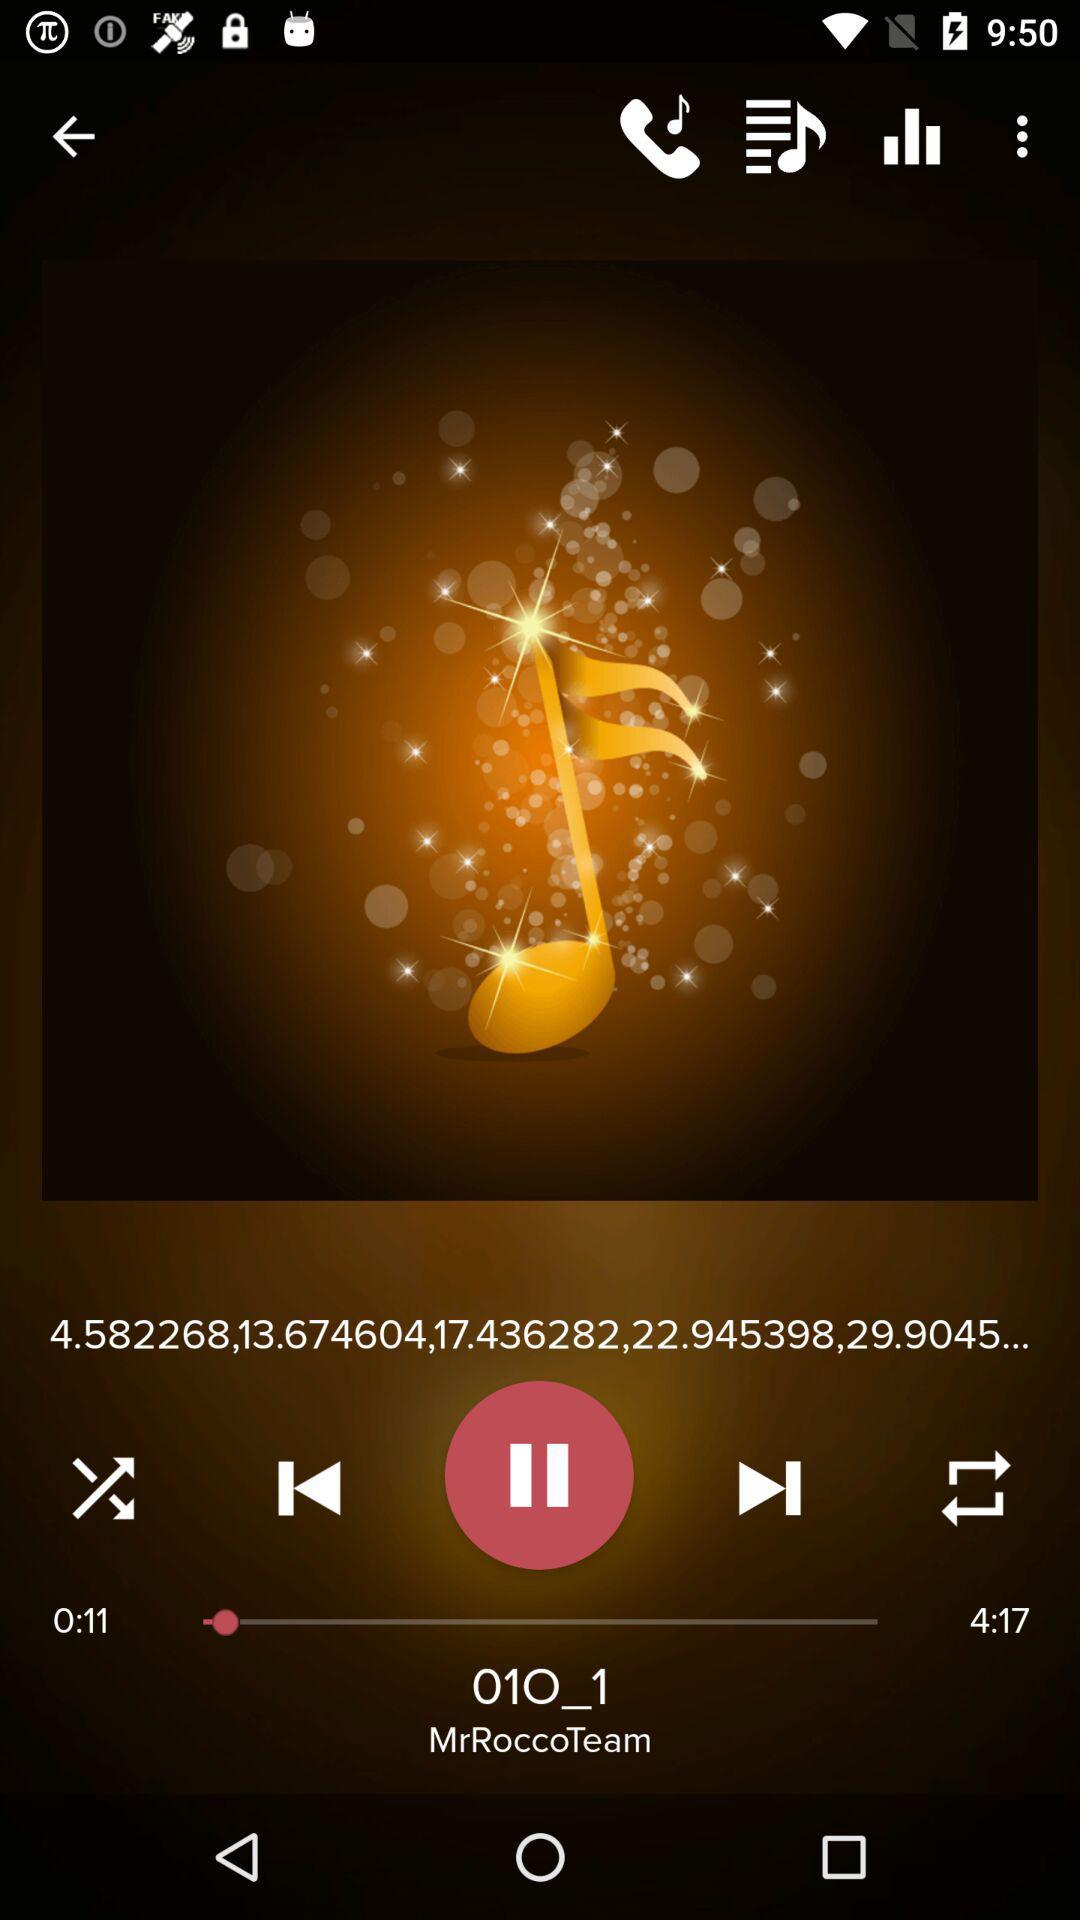 The image size is (1080, 1920). I want to click on shuffle audio, so click(103, 1488).